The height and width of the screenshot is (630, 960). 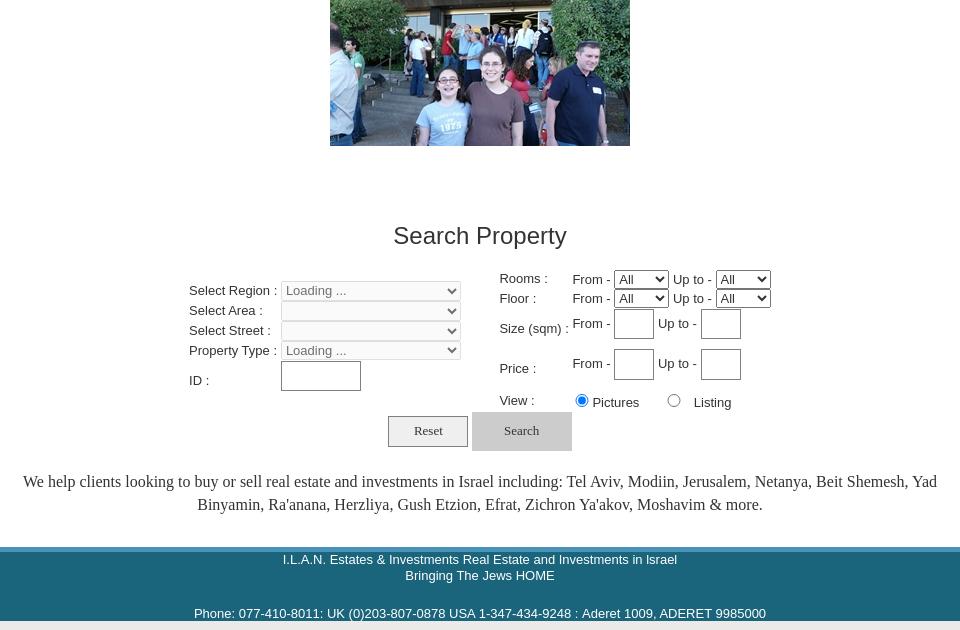 I want to click on 'Aderet 1009, ADERET 9985000', so click(x=674, y=612).